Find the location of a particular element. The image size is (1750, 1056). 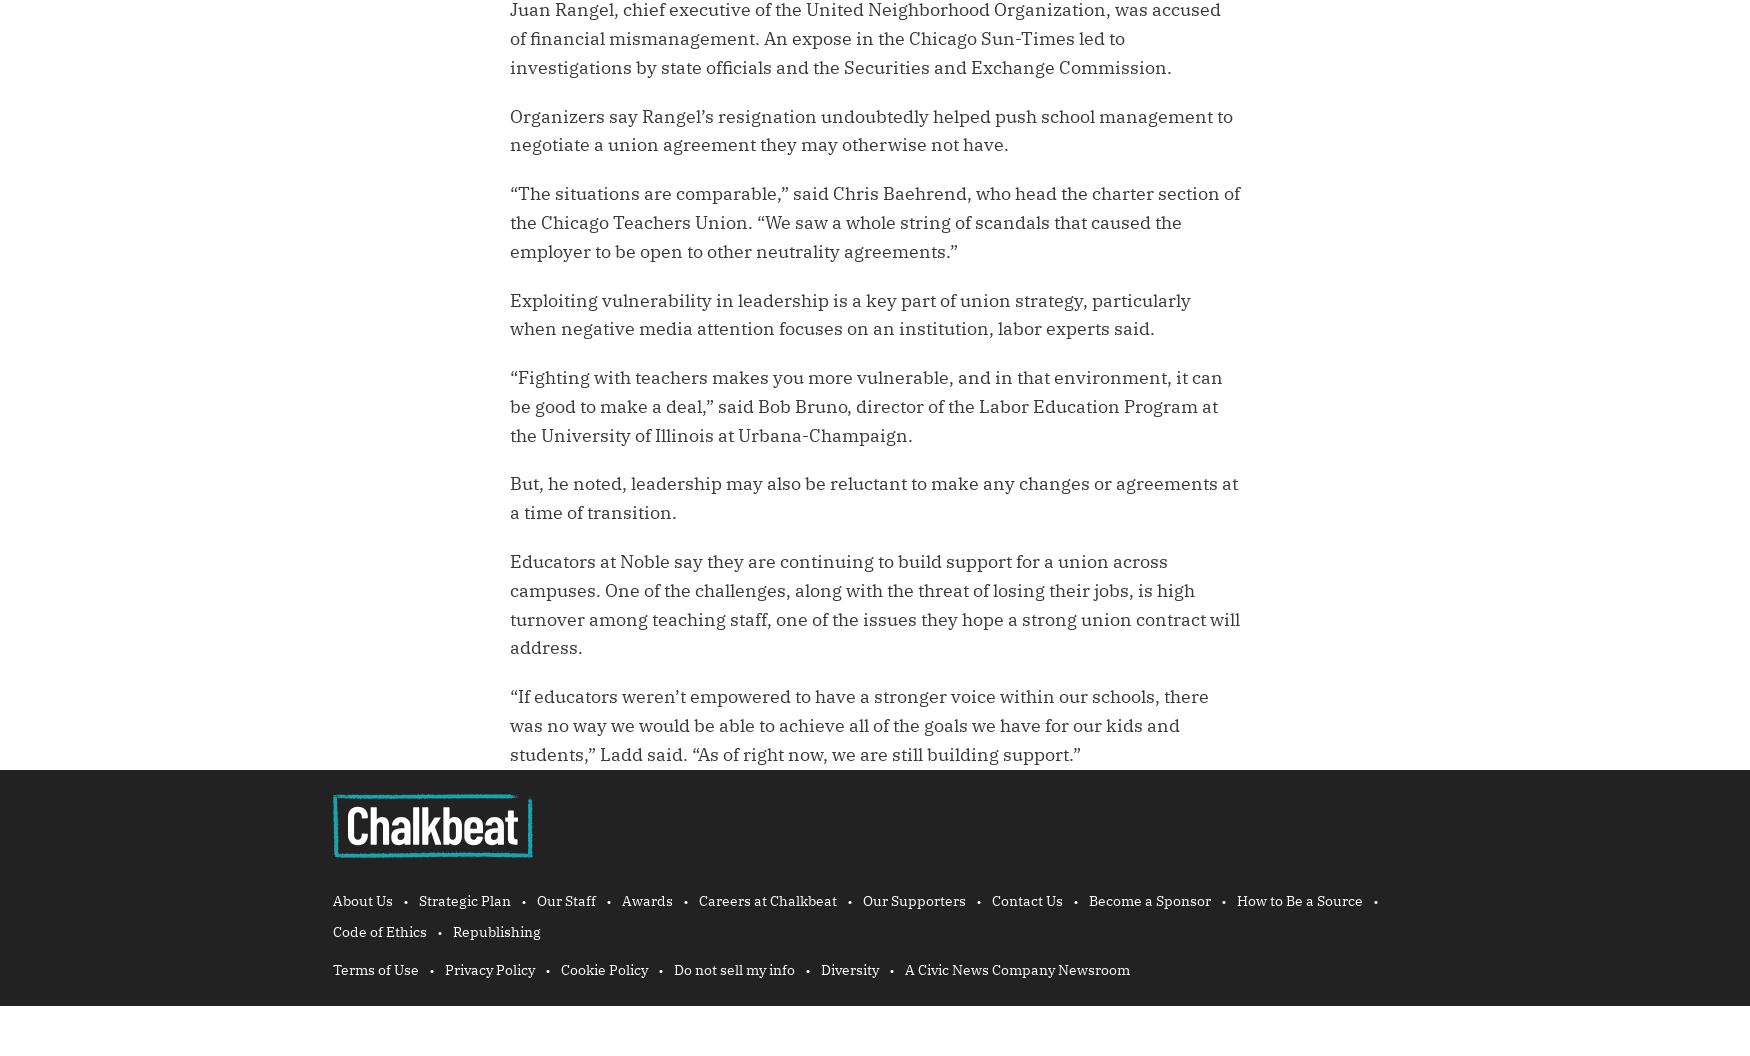

'Privacy Policy' is located at coordinates (445, 970).